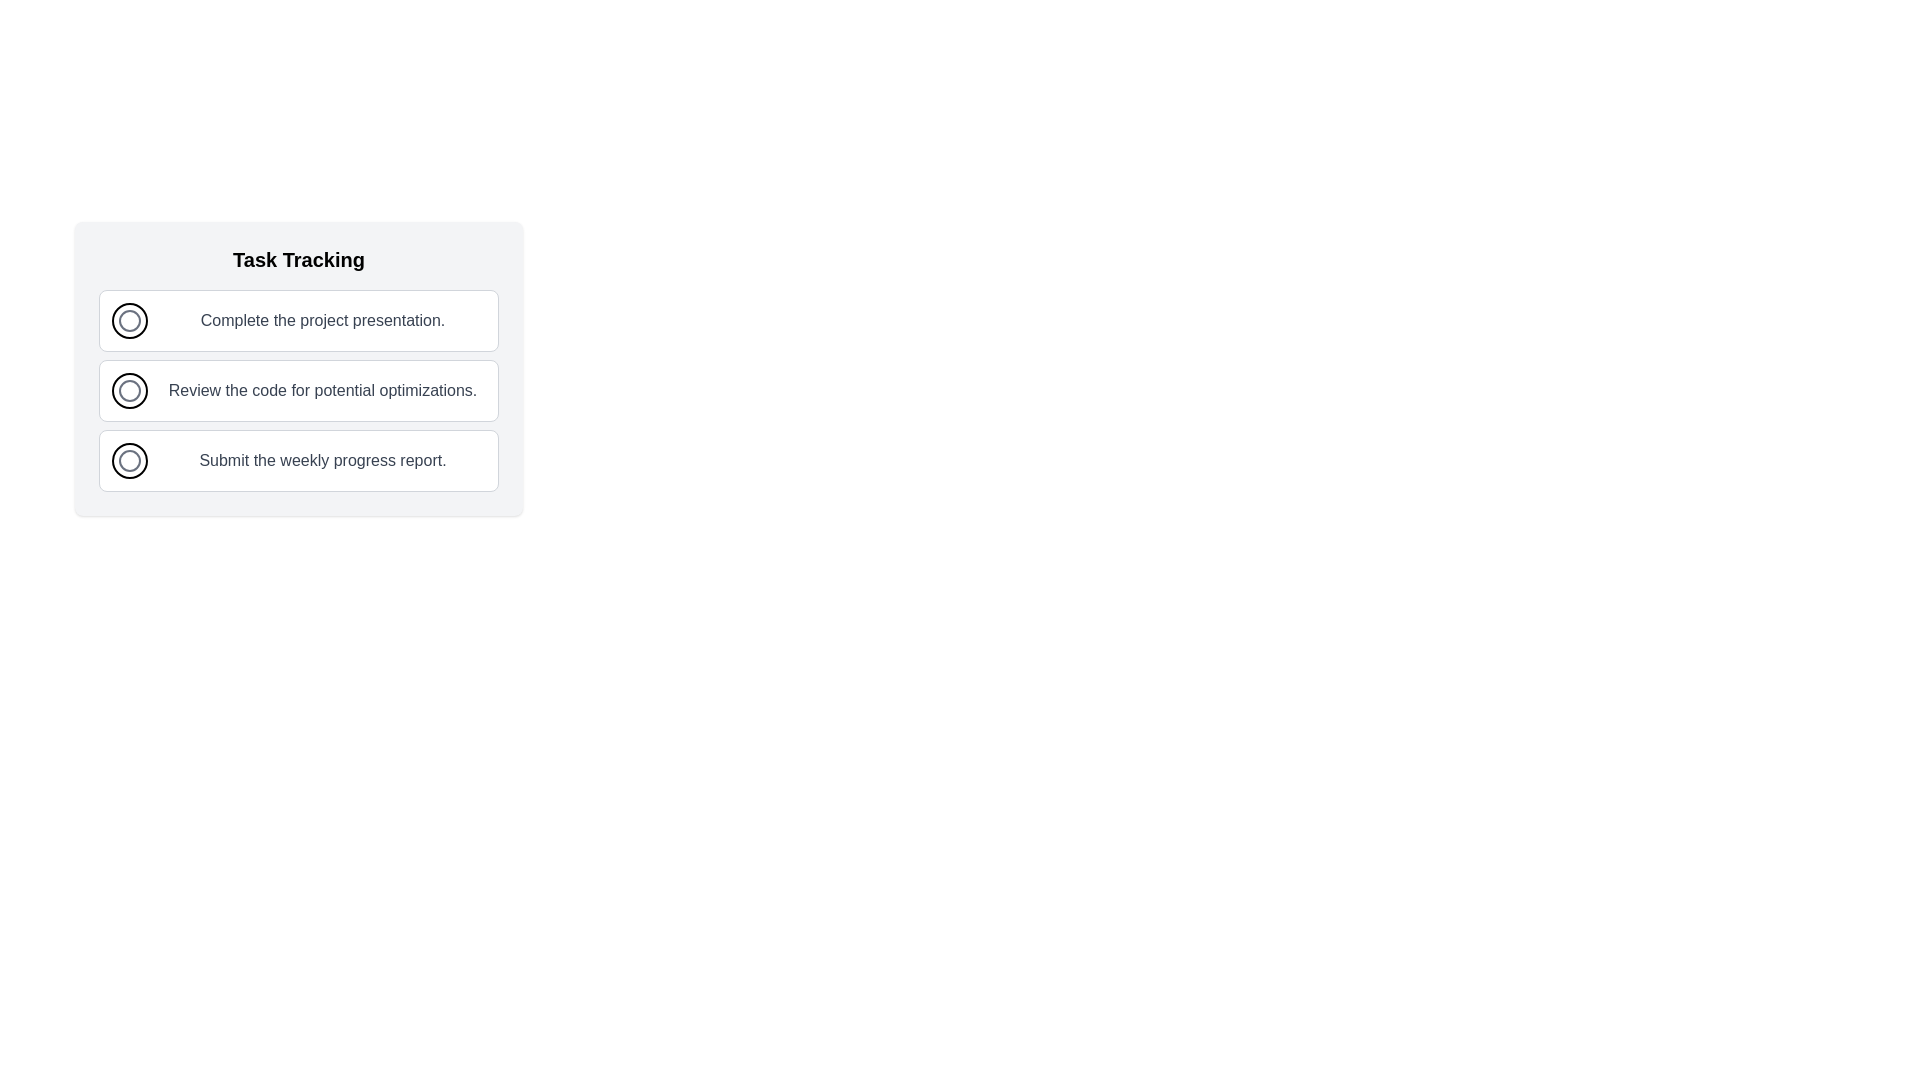  What do you see at coordinates (322, 390) in the screenshot?
I see `the central text label that instructs users about the interactive task selection interface, positioned between 'Complete the project presentation.' and 'Submit the weekly progress report.'` at bounding box center [322, 390].